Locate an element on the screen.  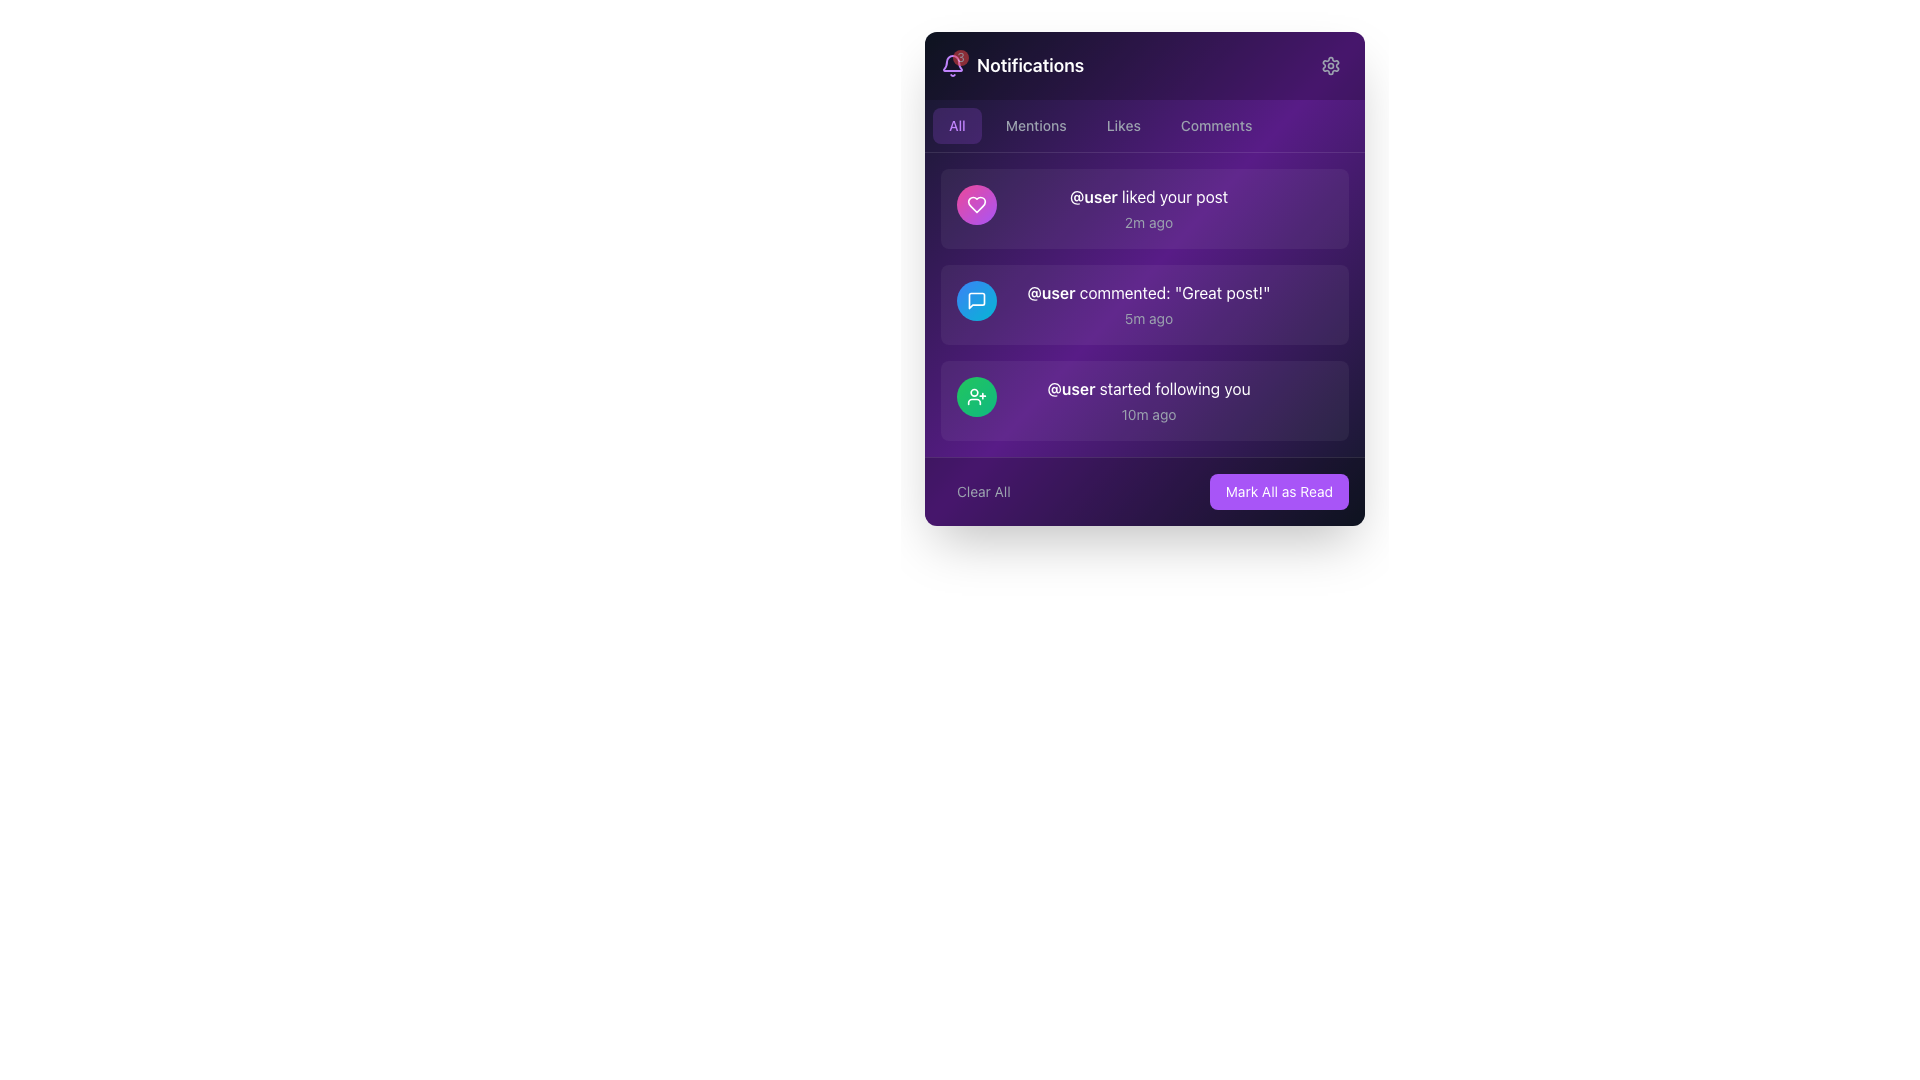
the red circular notification badge with the numeral '3' is located at coordinates (960, 56).